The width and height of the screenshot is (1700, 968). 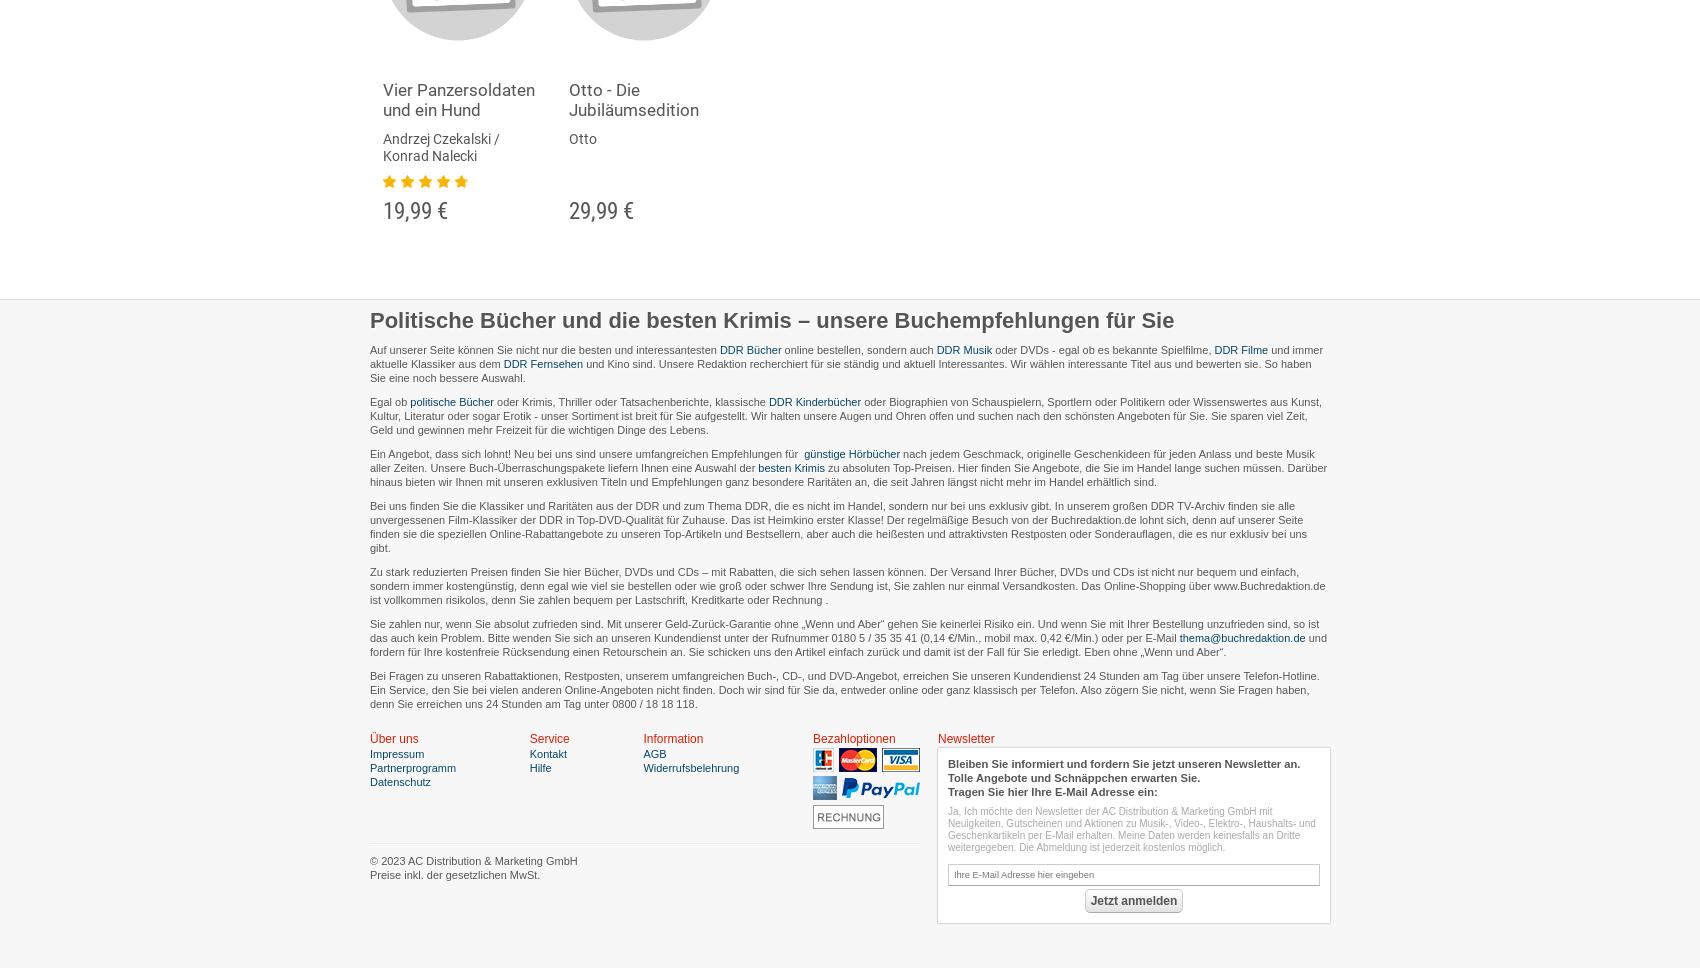 I want to click on 'und Kino sind. Unsere Redaktion recherchiert für sie ständig und aktuell Interessantes. Wir wählen interessante Titel aus und bewerten sie. So haben Sie eine noch bessere Auswahl.', so click(x=839, y=370).